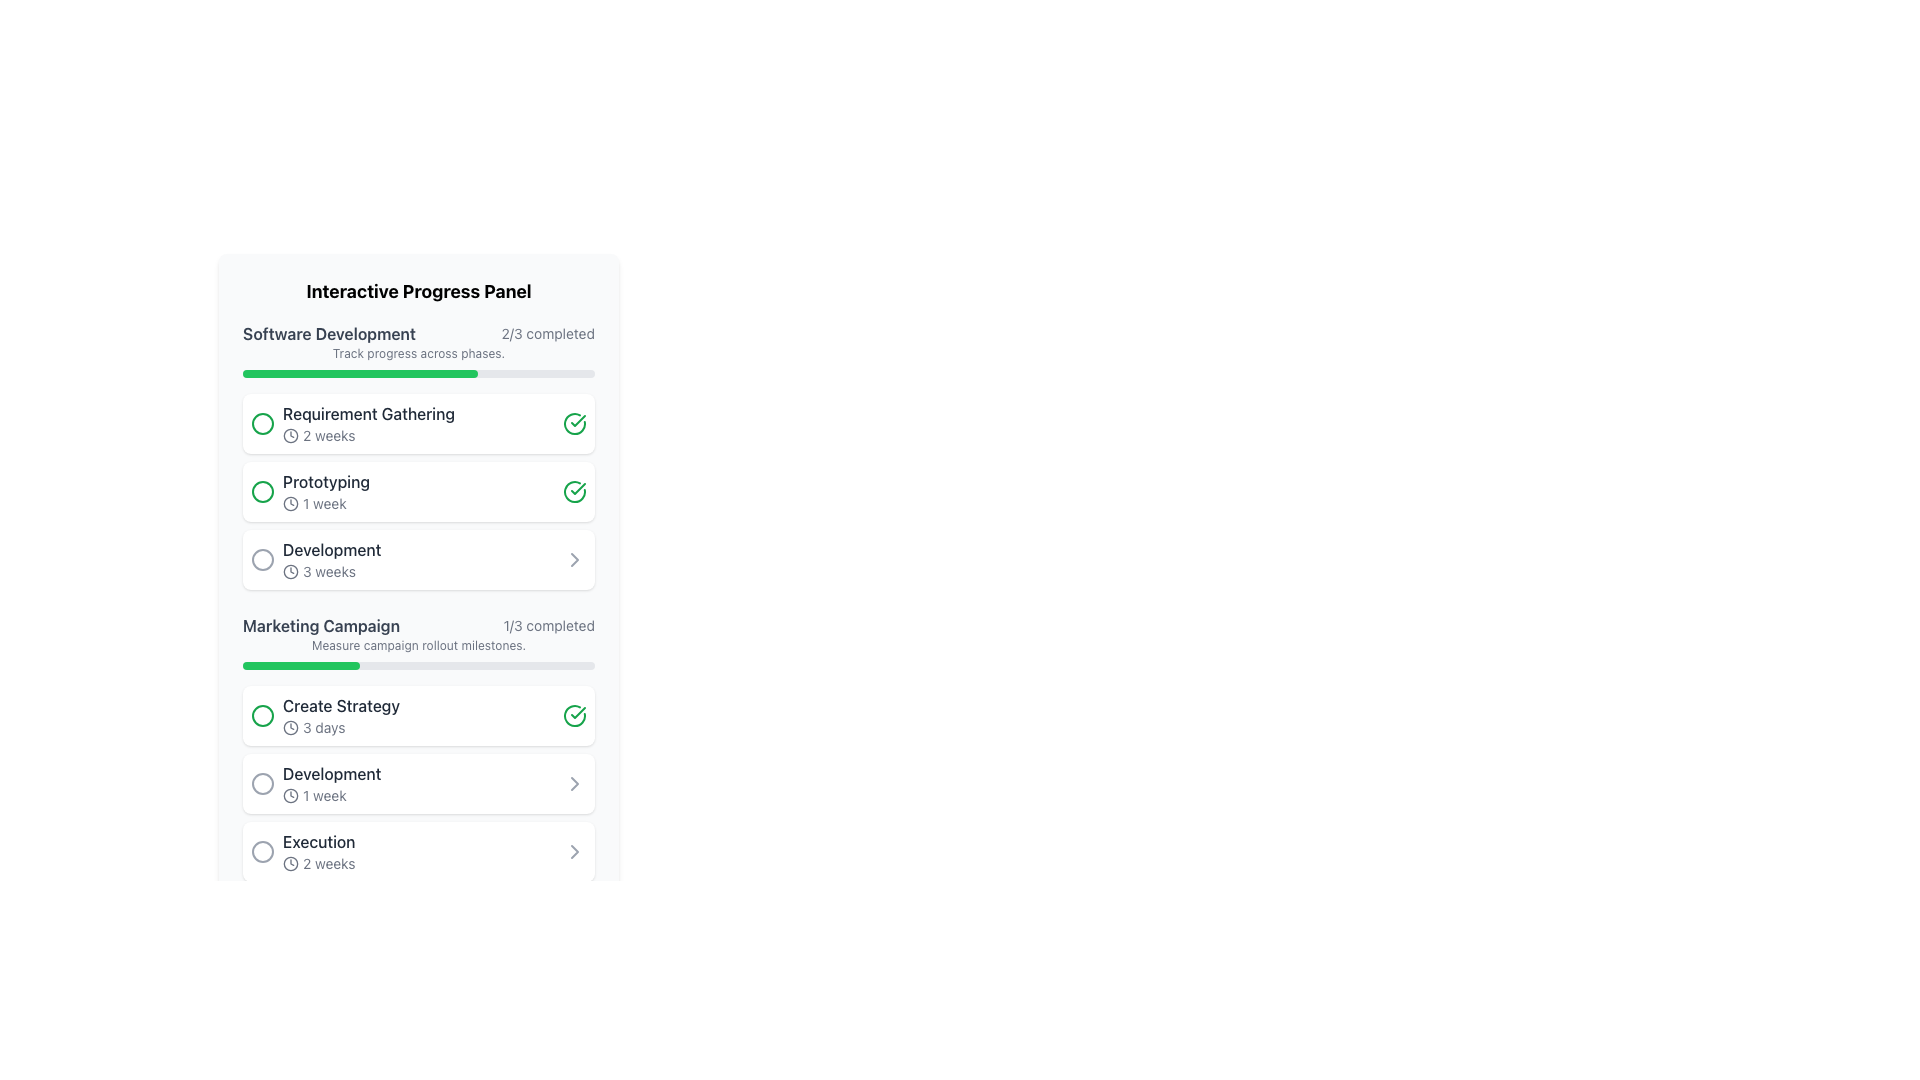 The height and width of the screenshot is (1080, 1920). I want to click on the text label displaying 'Prototyping' in the Software Development section, located below 'Requirement Gathering' and above 'Development', so click(326, 482).